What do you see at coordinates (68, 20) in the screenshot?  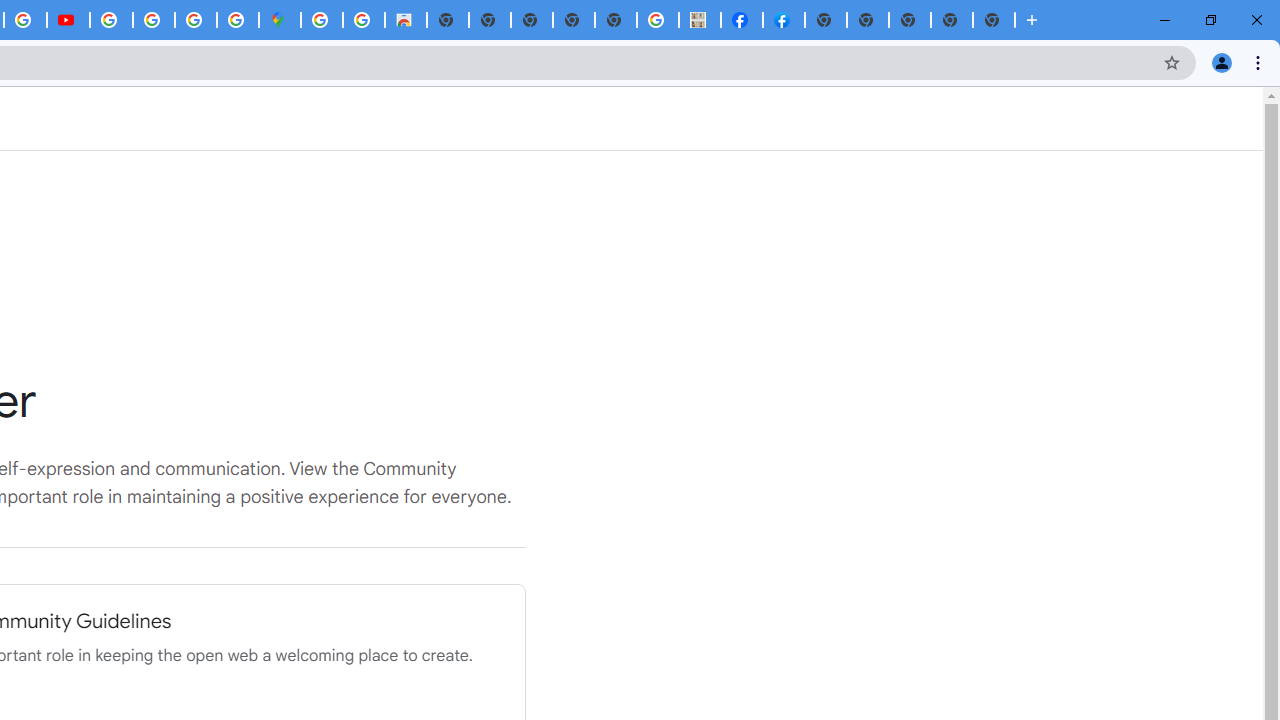 I see `'Subscriptions - YouTube'` at bounding box center [68, 20].